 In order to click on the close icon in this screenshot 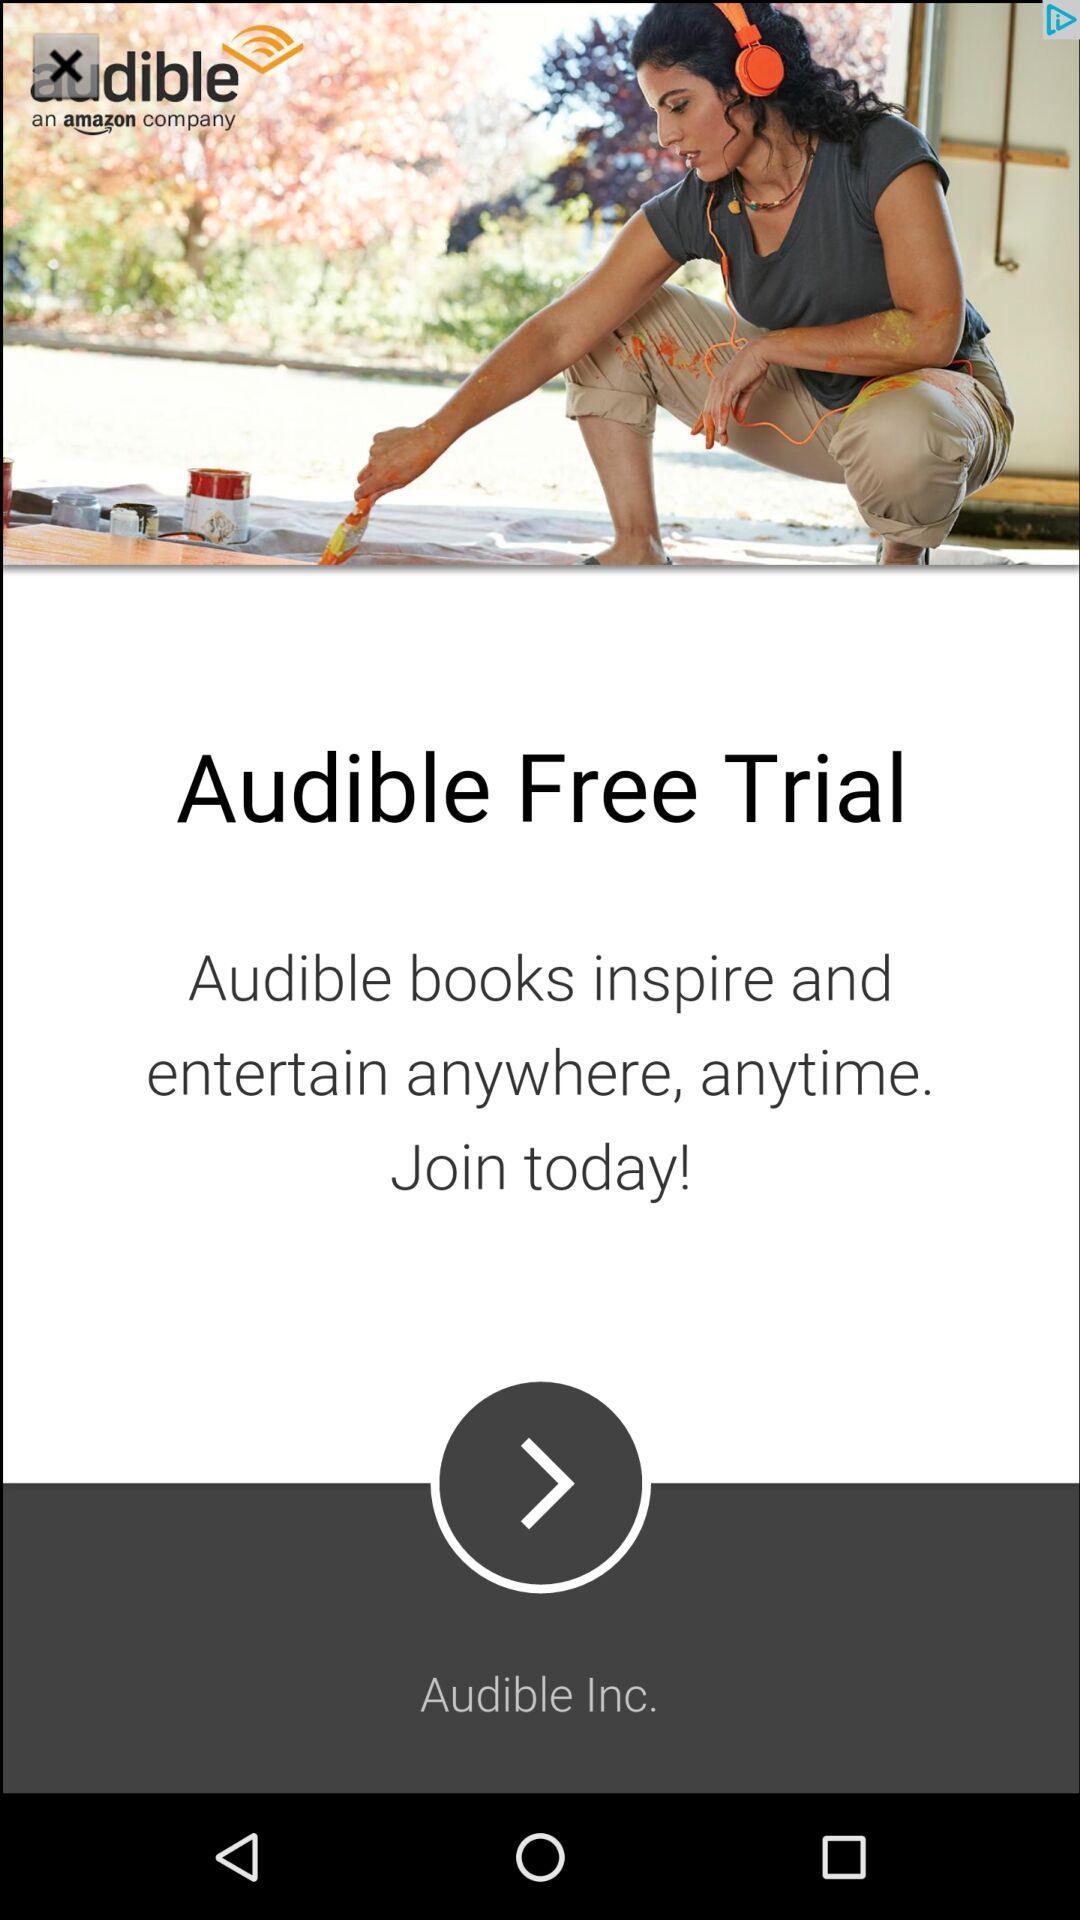, I will do `click(64, 70)`.